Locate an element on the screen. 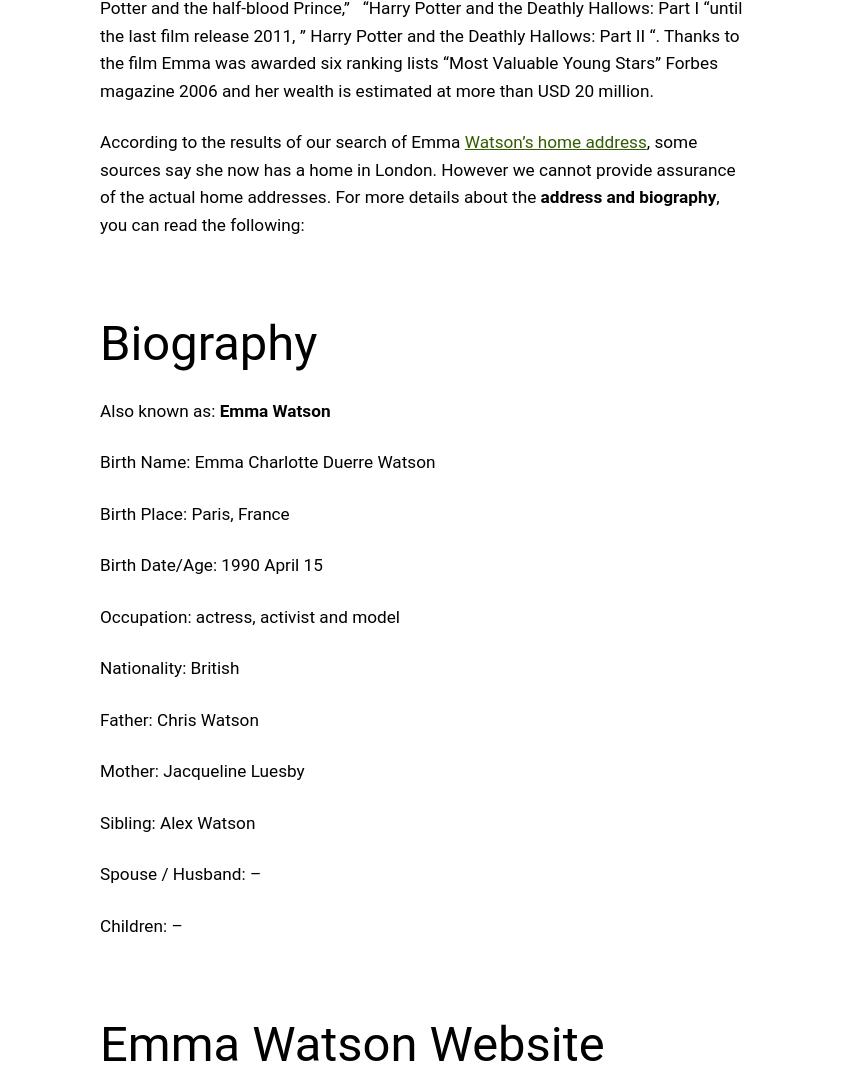 This screenshot has height=1074, width=850. 'Spouse / Husband: –' is located at coordinates (179, 873).